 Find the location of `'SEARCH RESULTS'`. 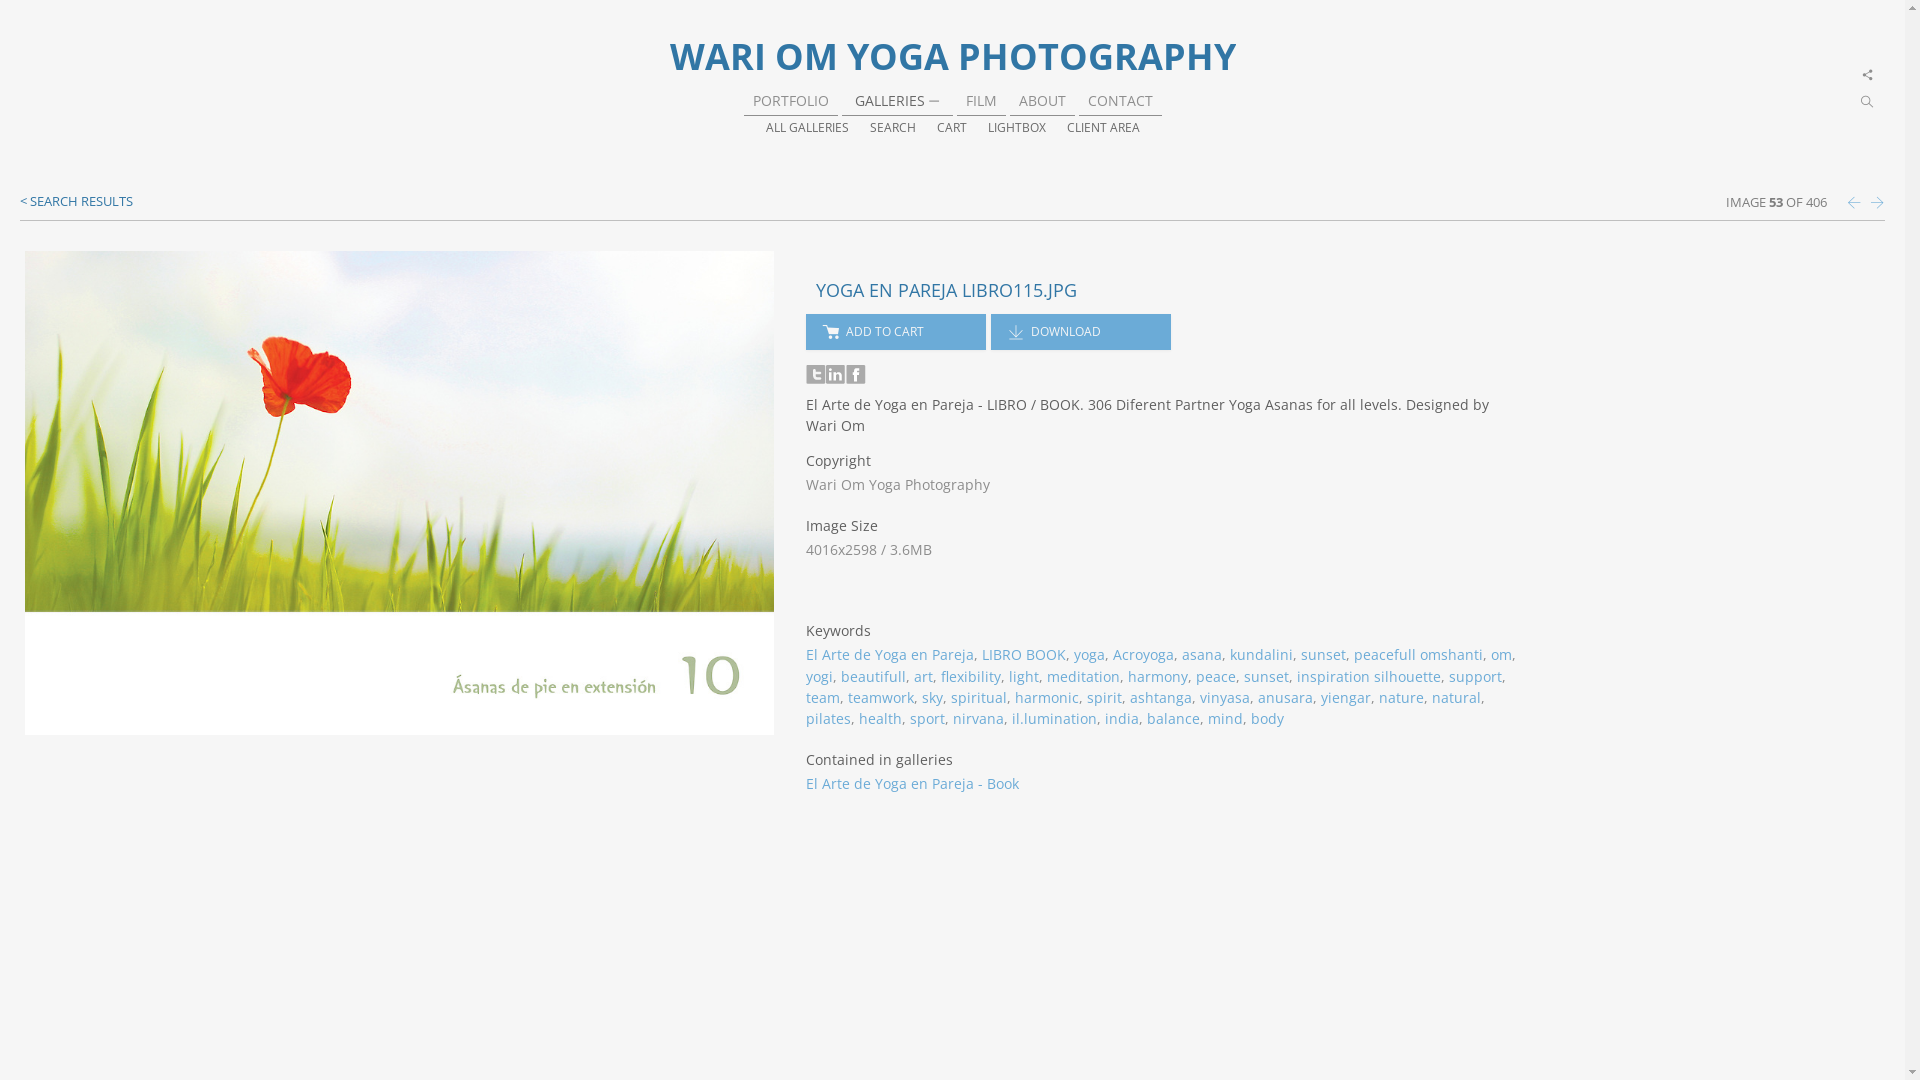

'SEARCH RESULTS' is located at coordinates (76, 200).